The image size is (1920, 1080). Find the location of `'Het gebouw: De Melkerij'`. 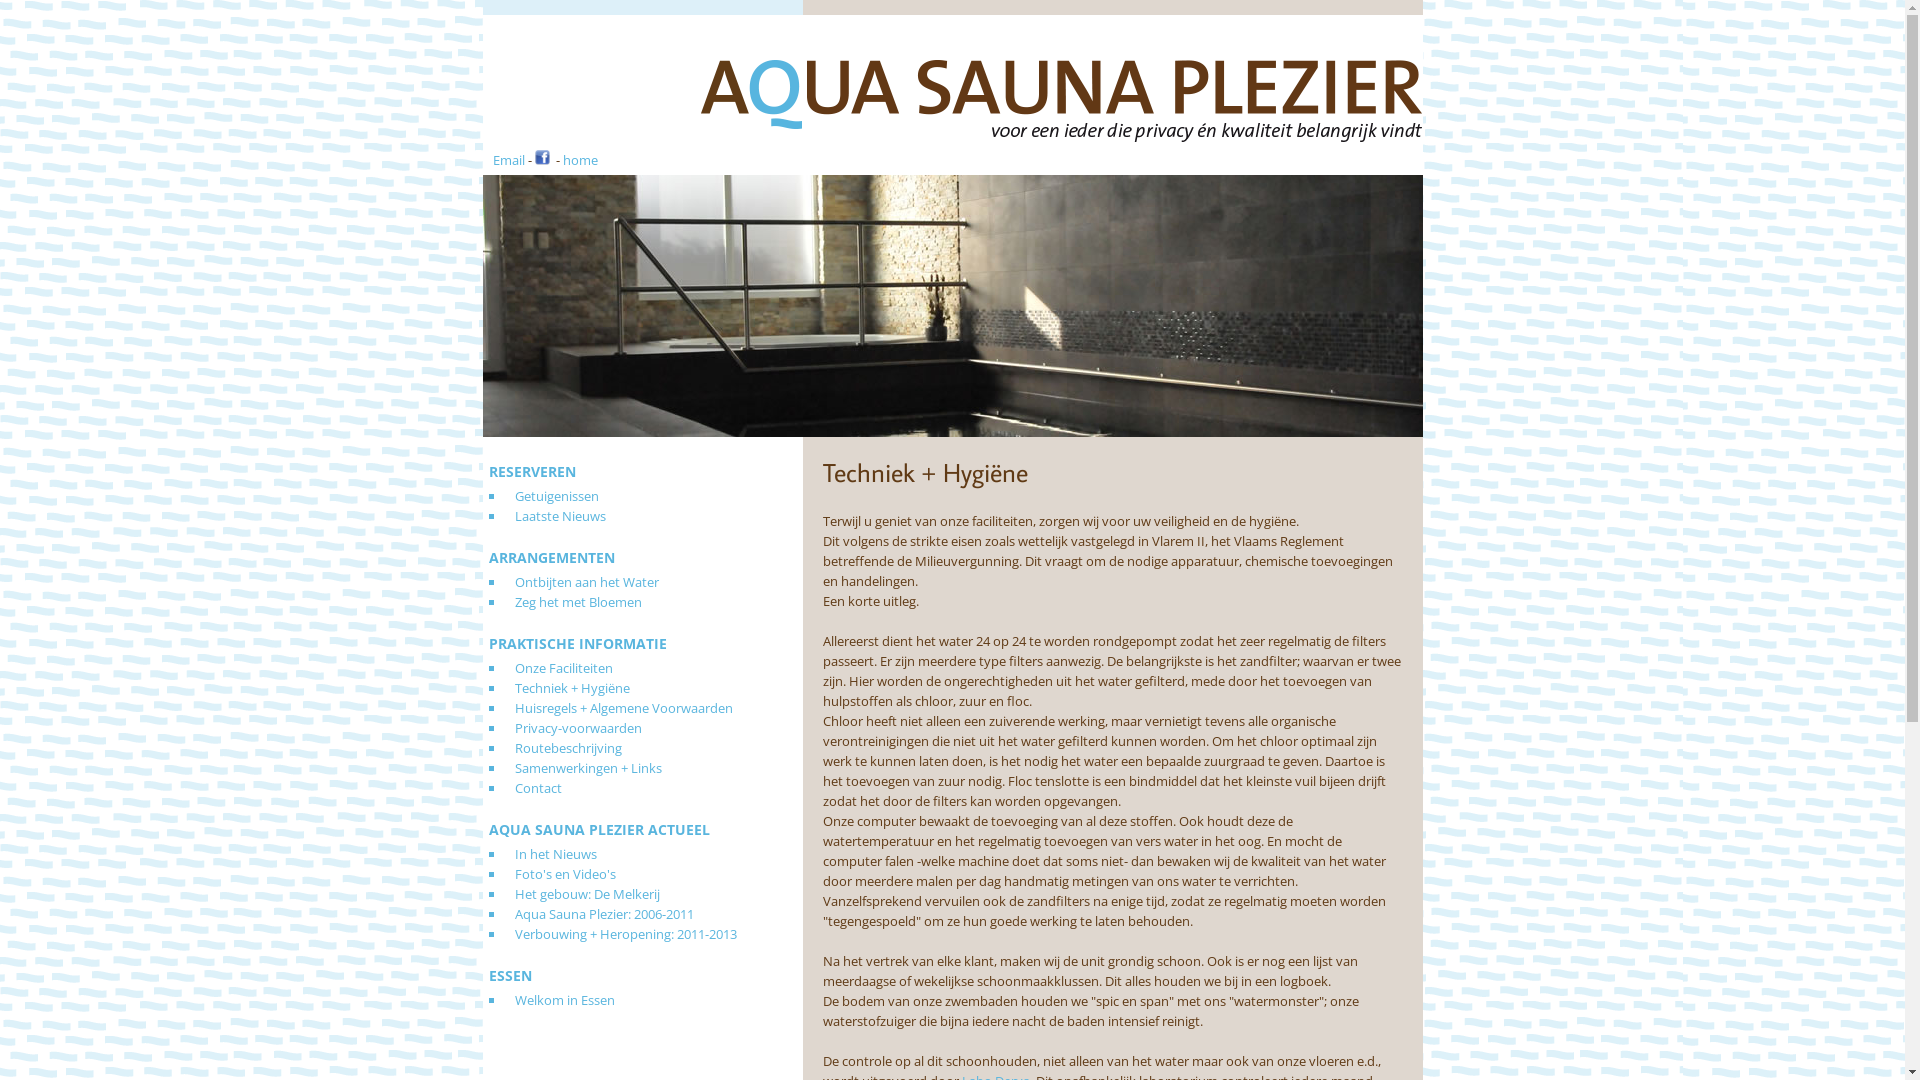

'Het gebouw: De Melkerij' is located at coordinates (570, 893).